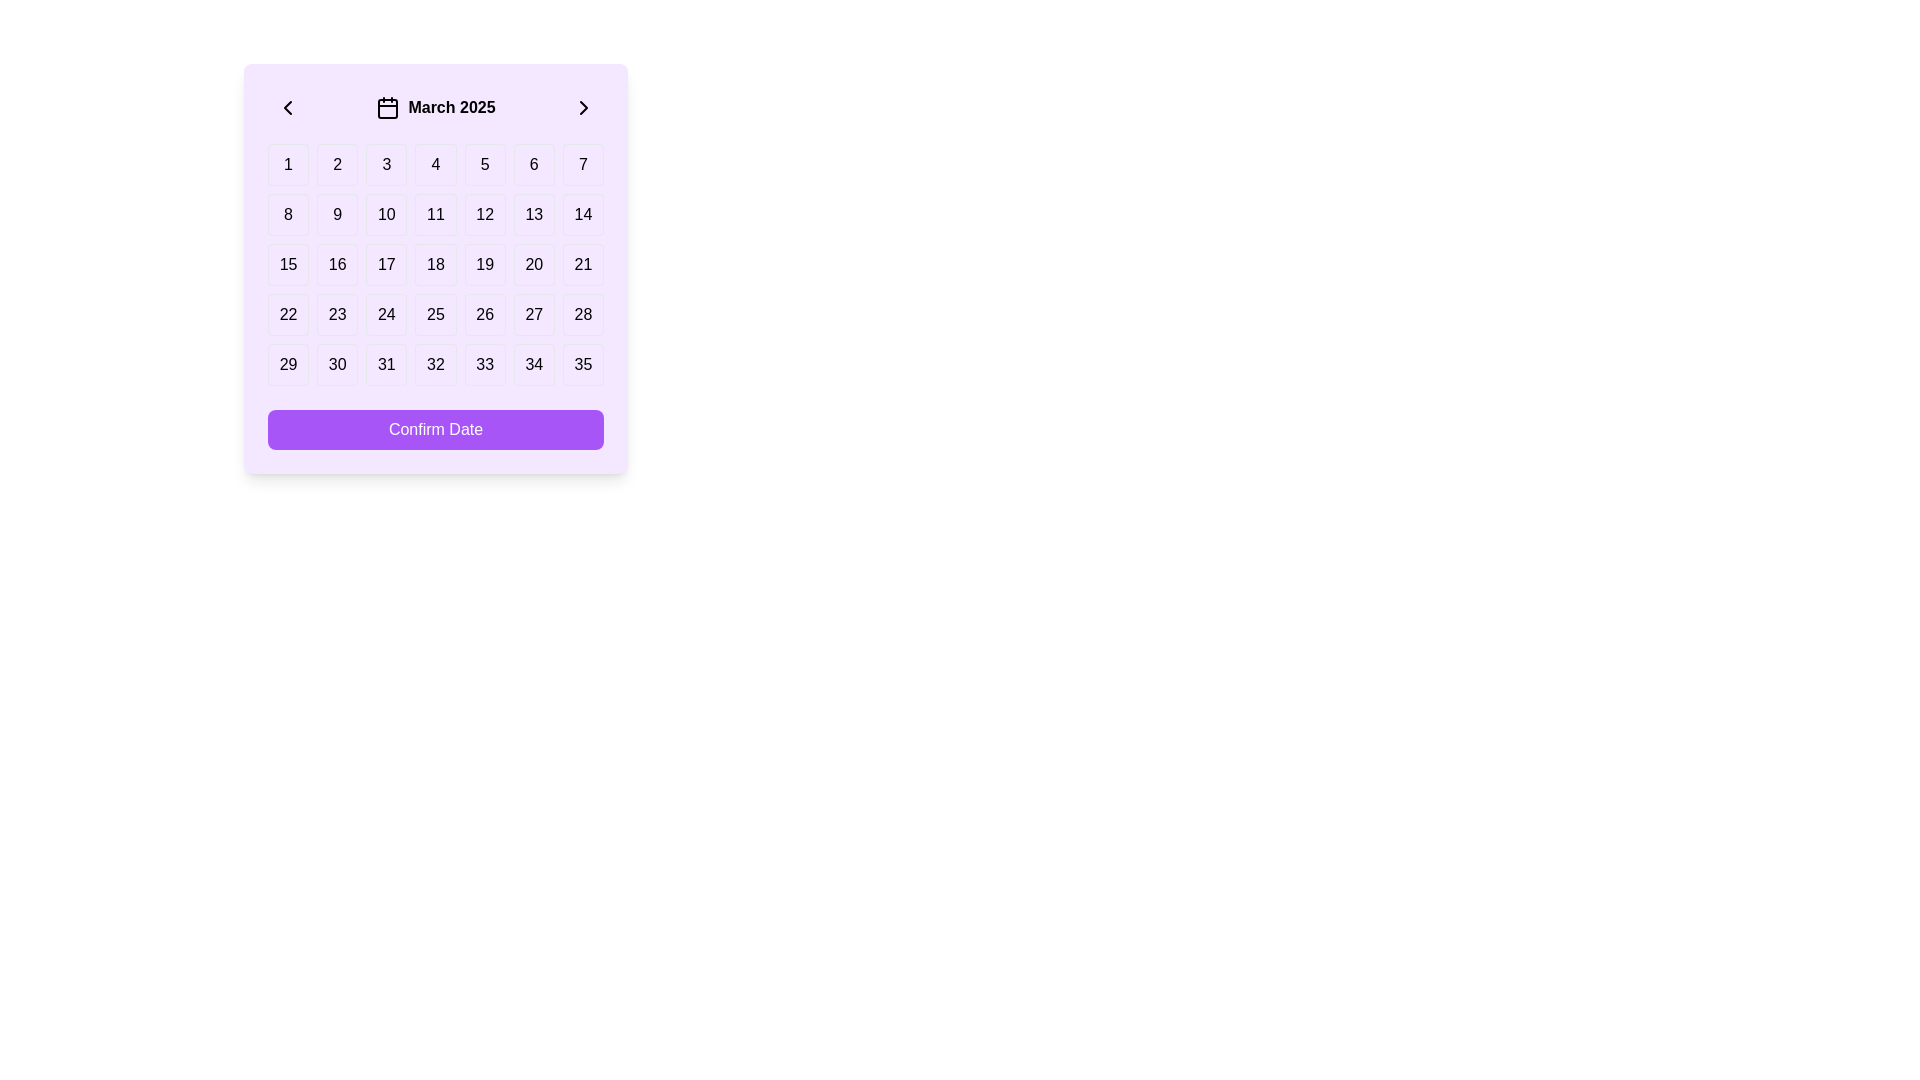 This screenshot has width=1920, height=1080. What do you see at coordinates (287, 215) in the screenshot?
I see `the interactive button labeled '8' in the grid layout` at bounding box center [287, 215].